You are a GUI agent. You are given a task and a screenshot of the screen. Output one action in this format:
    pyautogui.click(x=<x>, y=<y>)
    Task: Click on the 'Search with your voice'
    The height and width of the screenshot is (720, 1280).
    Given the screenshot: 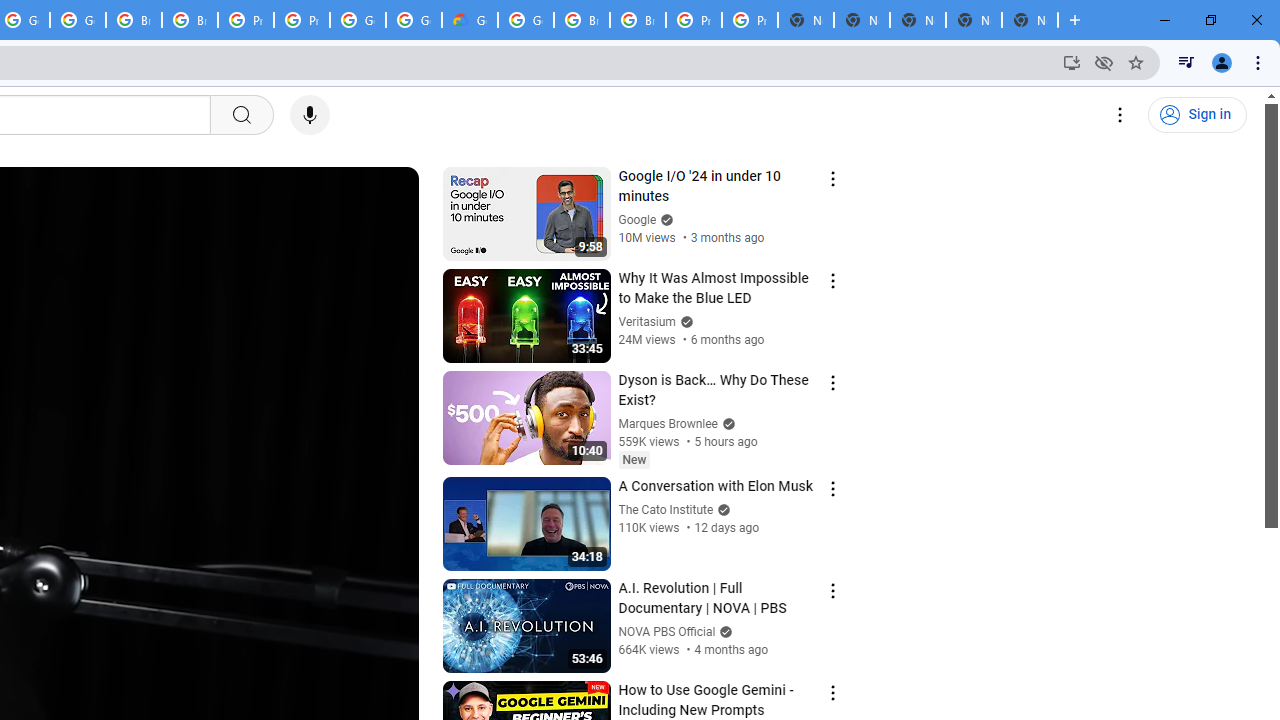 What is the action you would take?
    pyautogui.click(x=308, y=115)
    